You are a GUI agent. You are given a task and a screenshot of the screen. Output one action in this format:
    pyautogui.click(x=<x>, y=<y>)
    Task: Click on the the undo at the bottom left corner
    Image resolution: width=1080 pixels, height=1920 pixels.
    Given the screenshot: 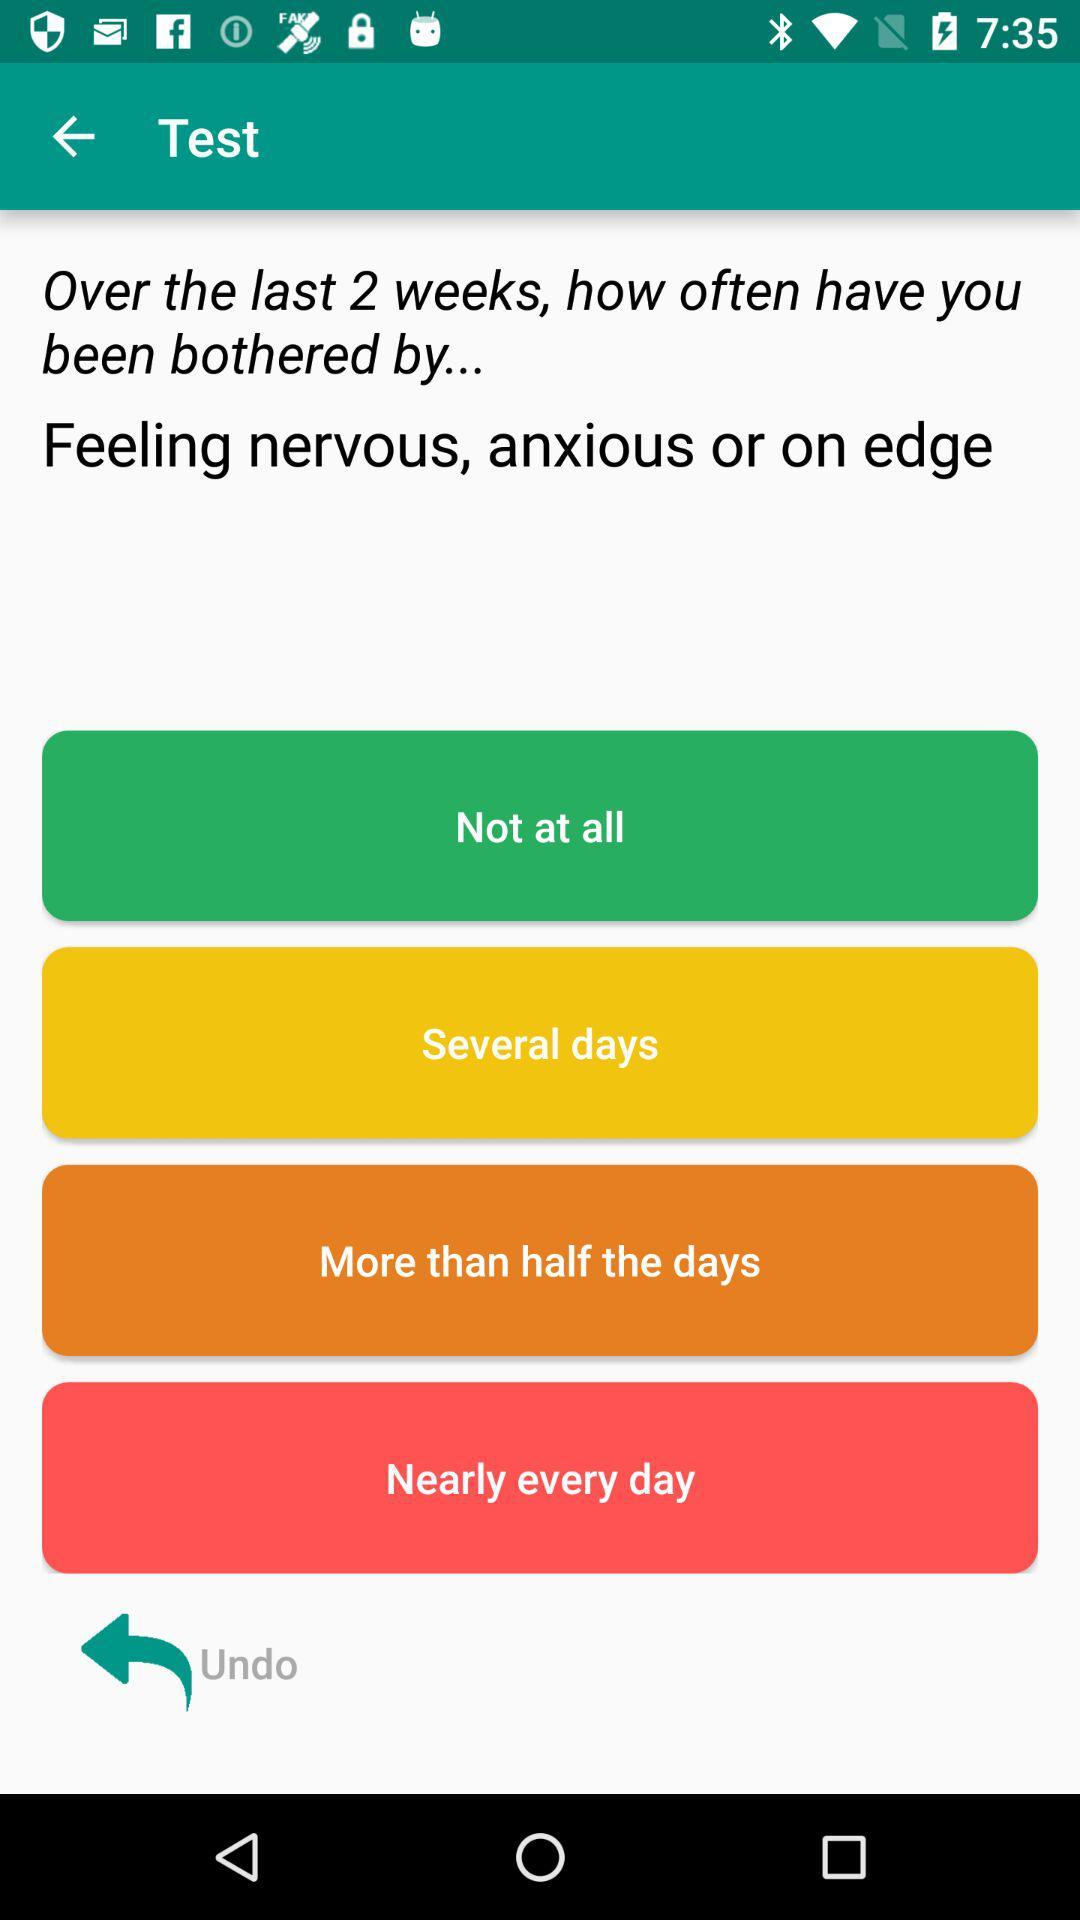 What is the action you would take?
    pyautogui.click(x=185, y=1662)
    